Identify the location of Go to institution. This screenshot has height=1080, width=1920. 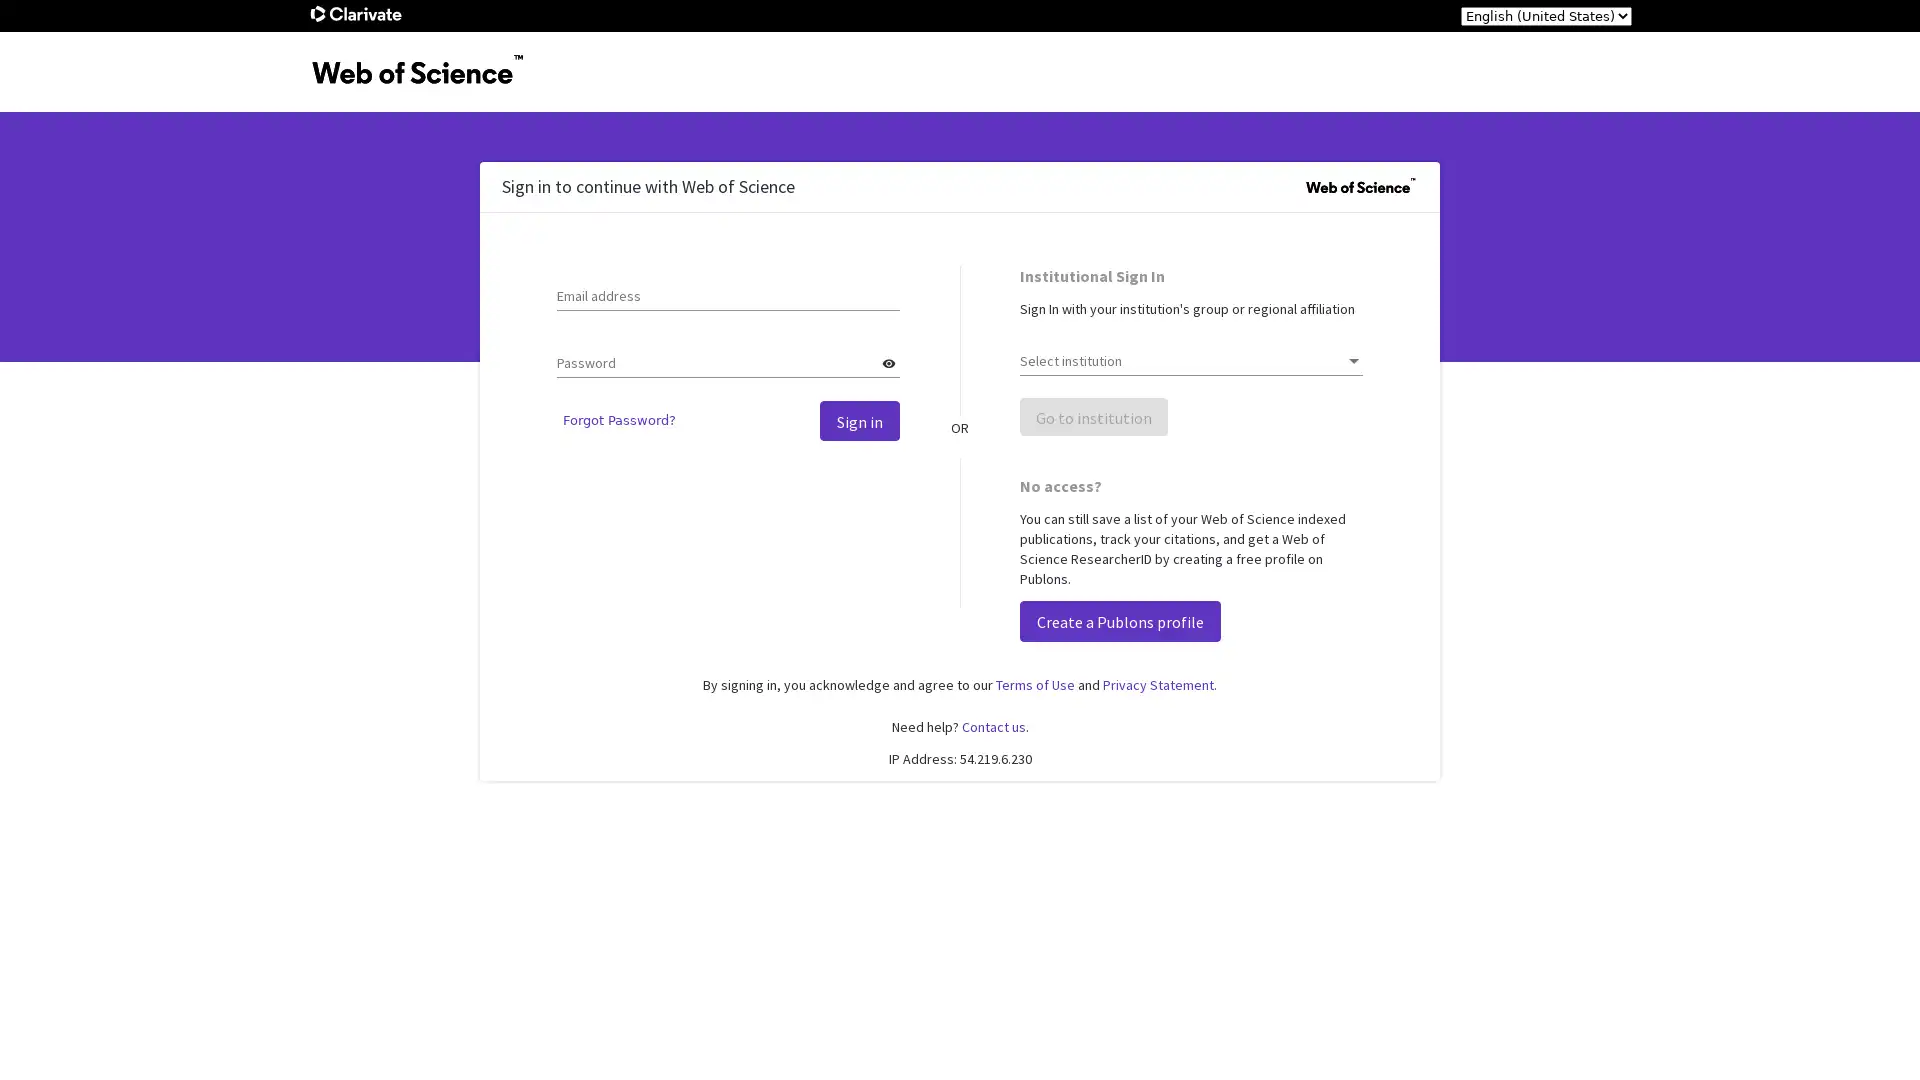
(1093, 415).